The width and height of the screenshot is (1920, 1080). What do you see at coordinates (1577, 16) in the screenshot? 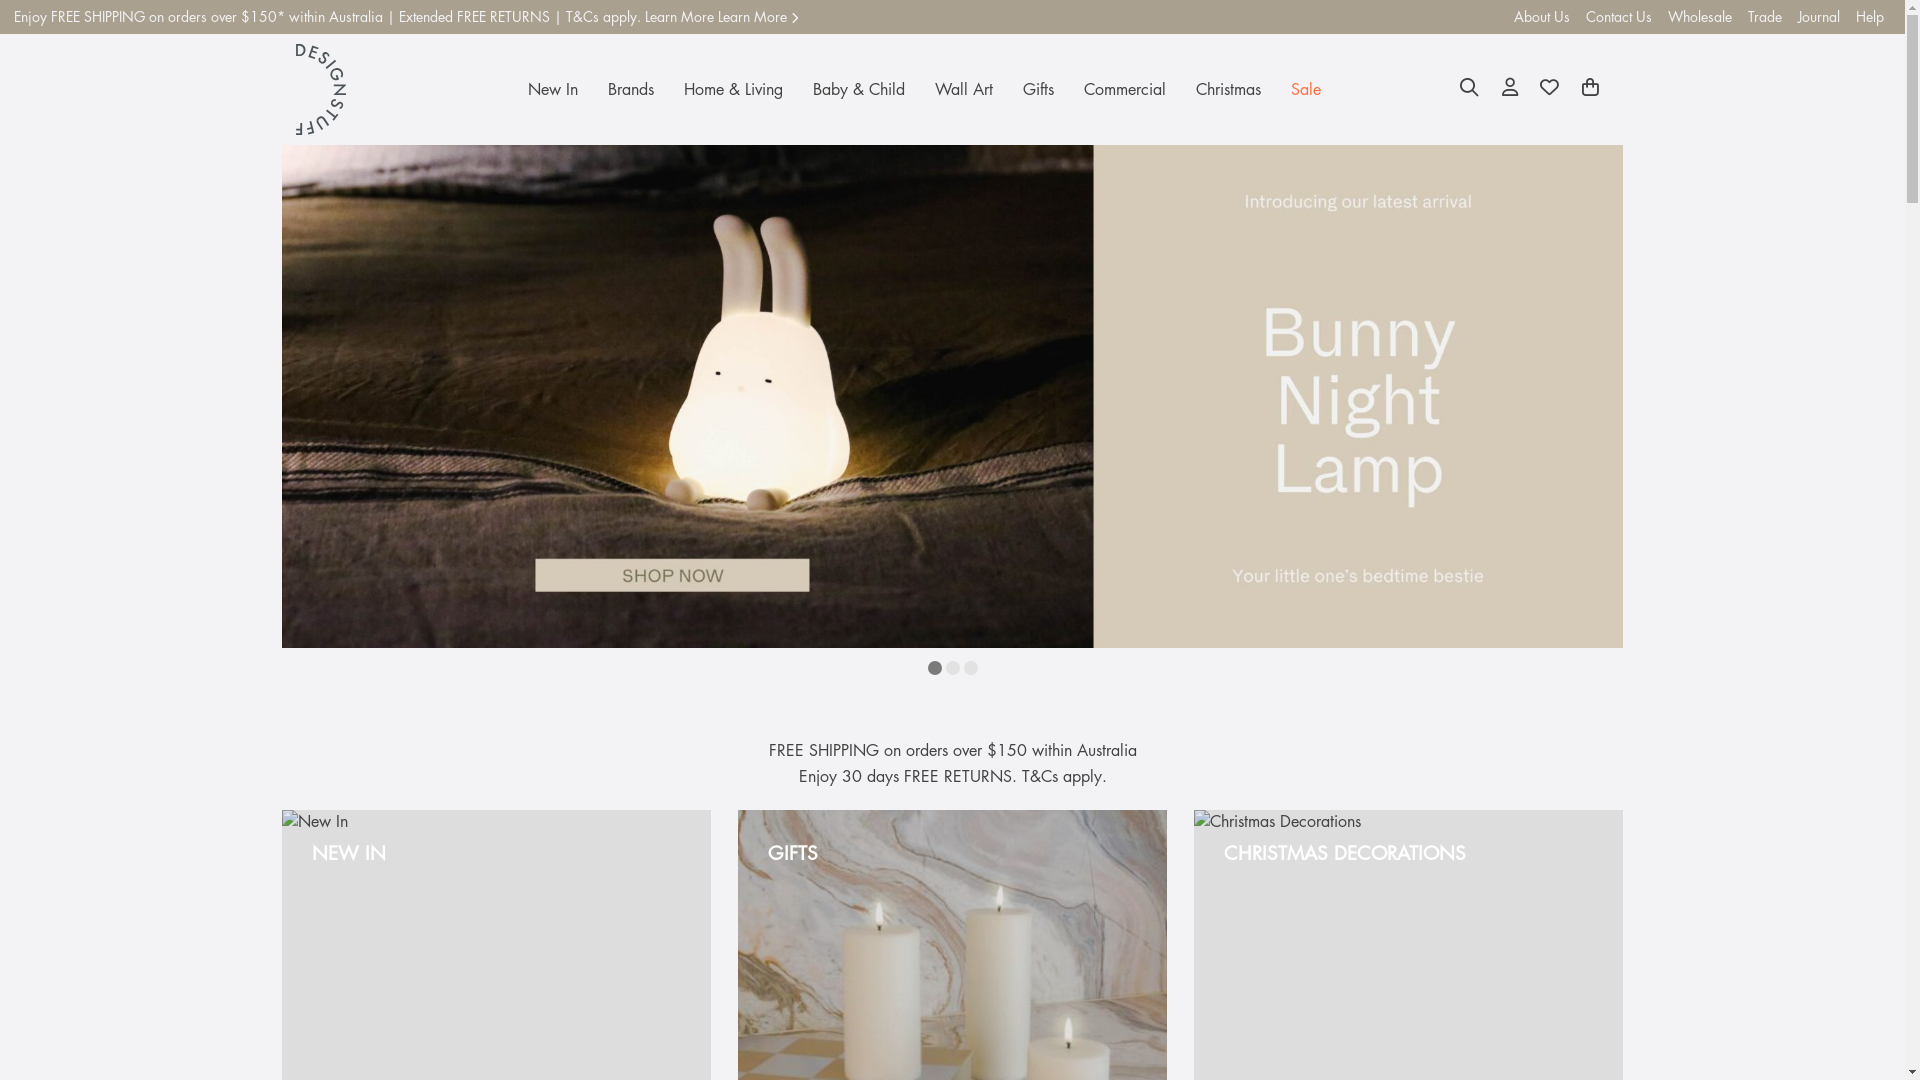
I see `'Contact Us'` at bounding box center [1577, 16].